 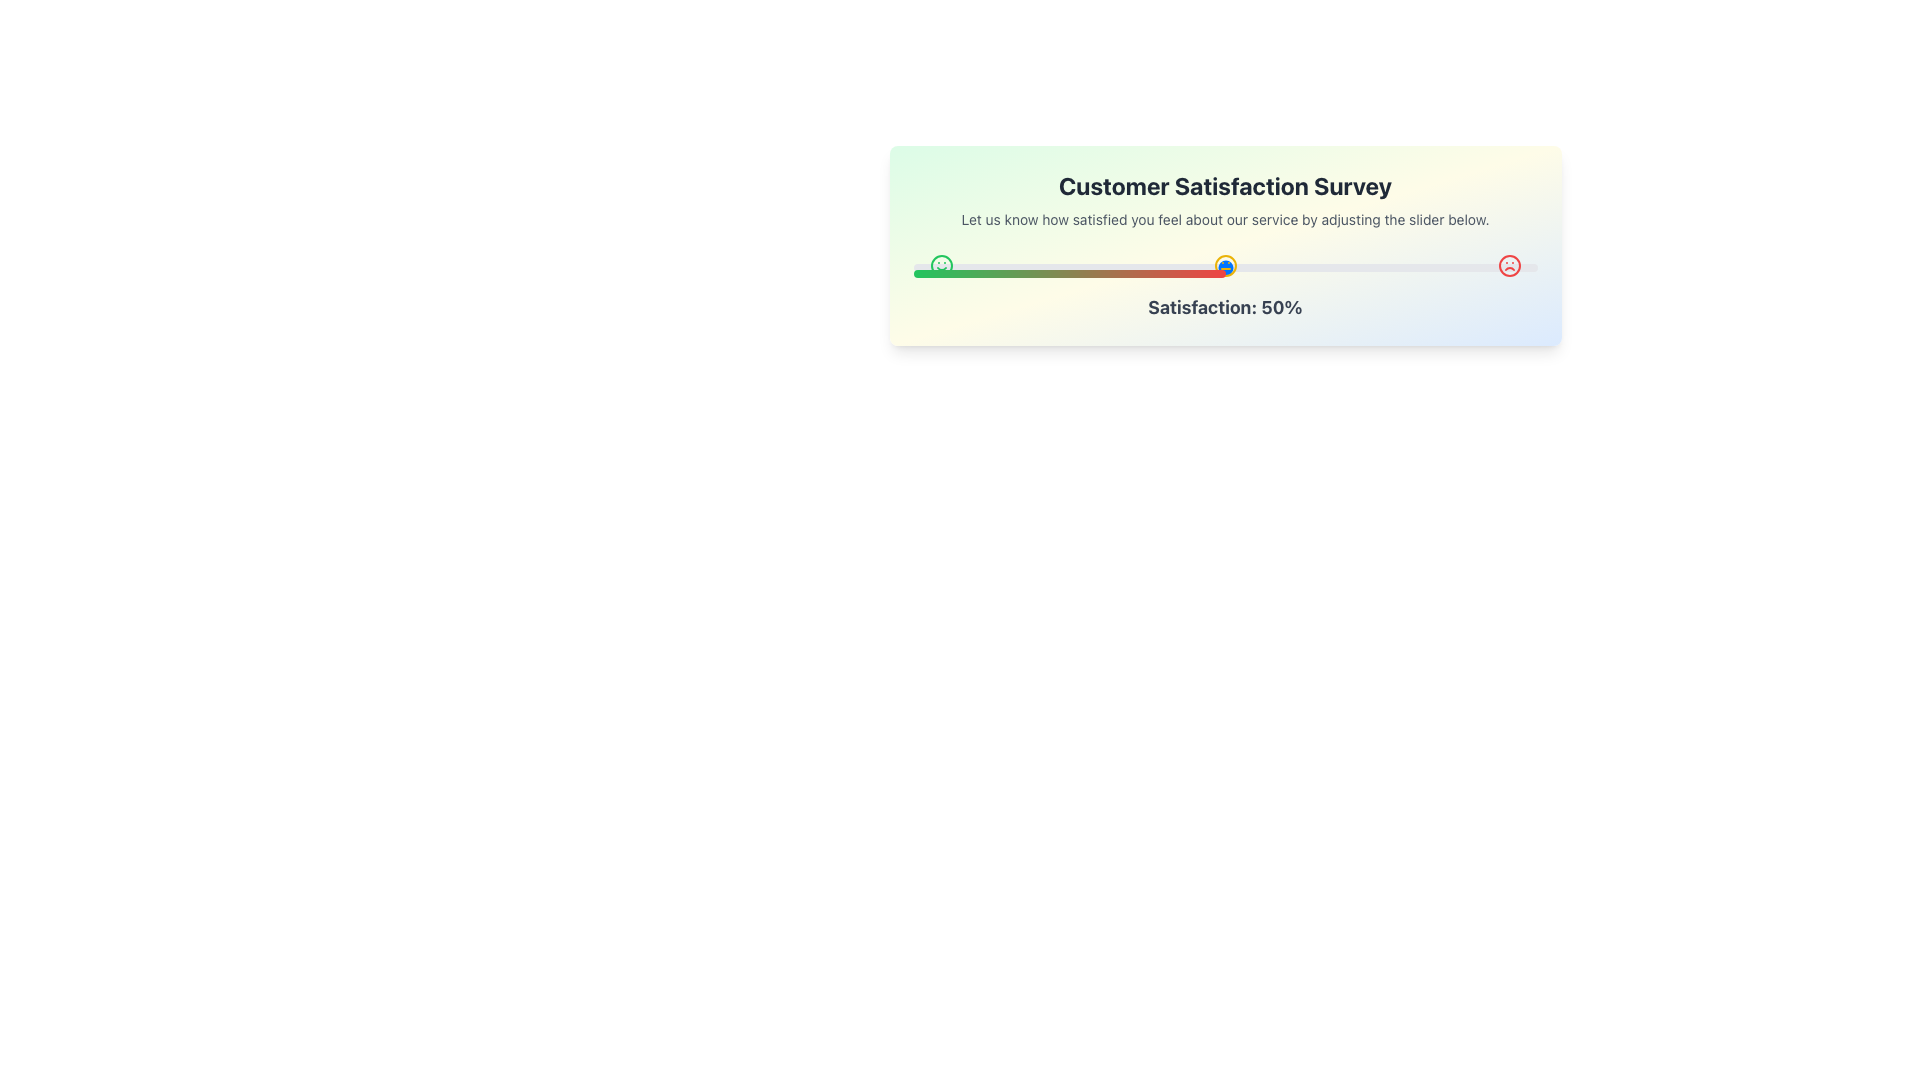 What do you see at coordinates (1068, 273) in the screenshot?
I see `the Progress Bar that visually represents the current satisfaction level chosen by the user, located at the bottom part of the satisfaction survey module` at bounding box center [1068, 273].